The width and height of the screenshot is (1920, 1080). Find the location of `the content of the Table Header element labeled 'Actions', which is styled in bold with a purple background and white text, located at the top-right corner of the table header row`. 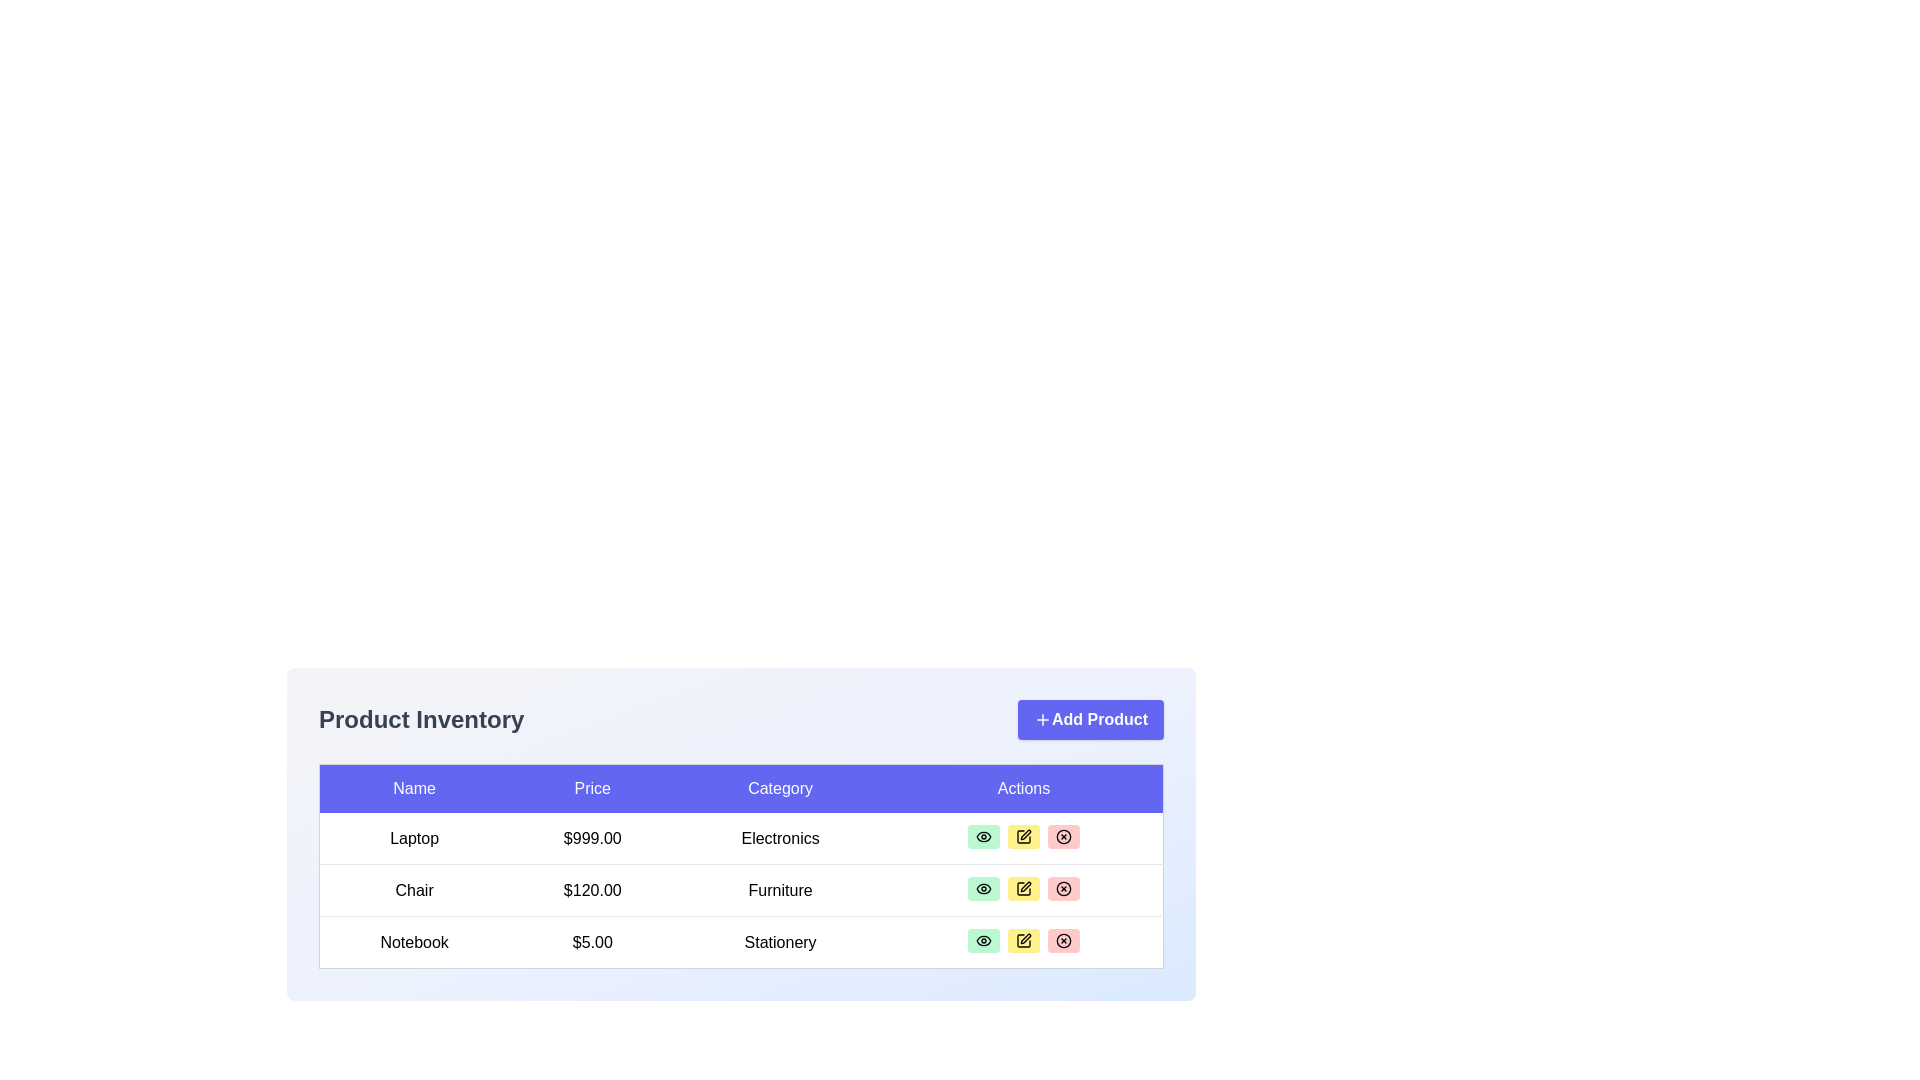

the content of the Table Header element labeled 'Actions', which is styled in bold with a purple background and white text, located at the top-right corner of the table header row is located at coordinates (1024, 787).